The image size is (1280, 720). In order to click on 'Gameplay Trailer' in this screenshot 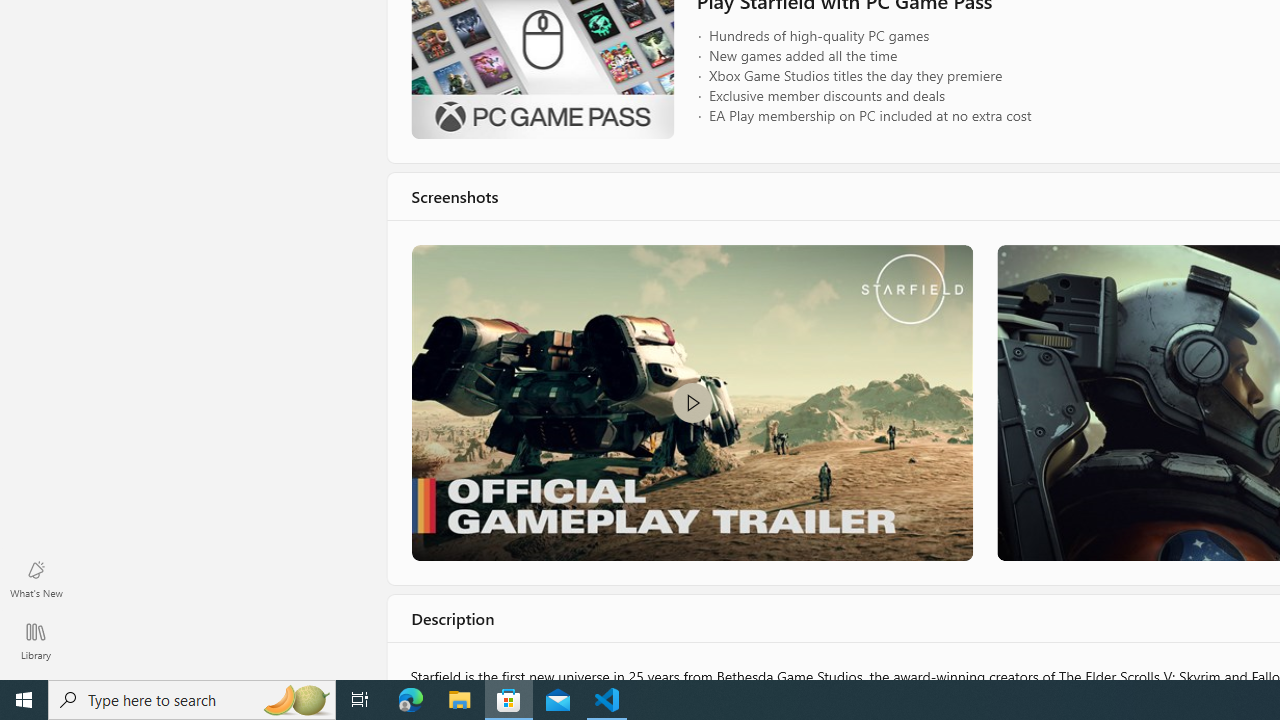, I will do `click(691, 402)`.